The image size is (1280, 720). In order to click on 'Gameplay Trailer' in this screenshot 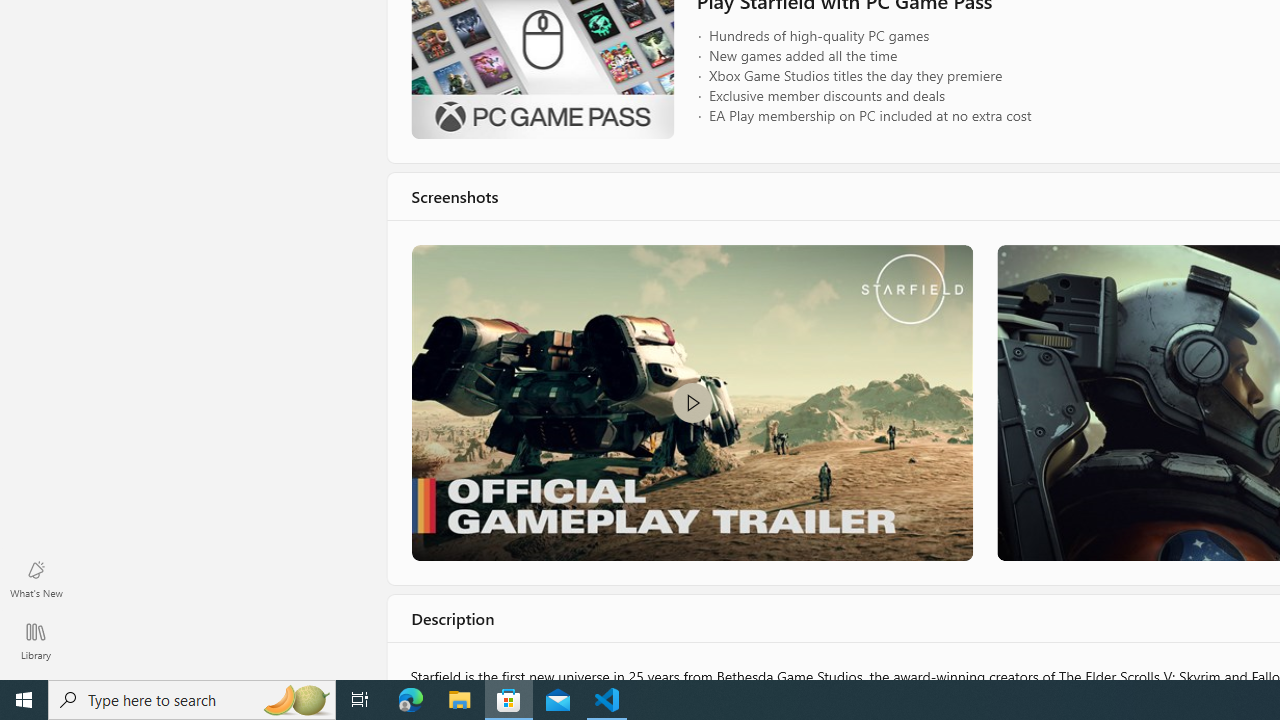, I will do `click(691, 402)`.